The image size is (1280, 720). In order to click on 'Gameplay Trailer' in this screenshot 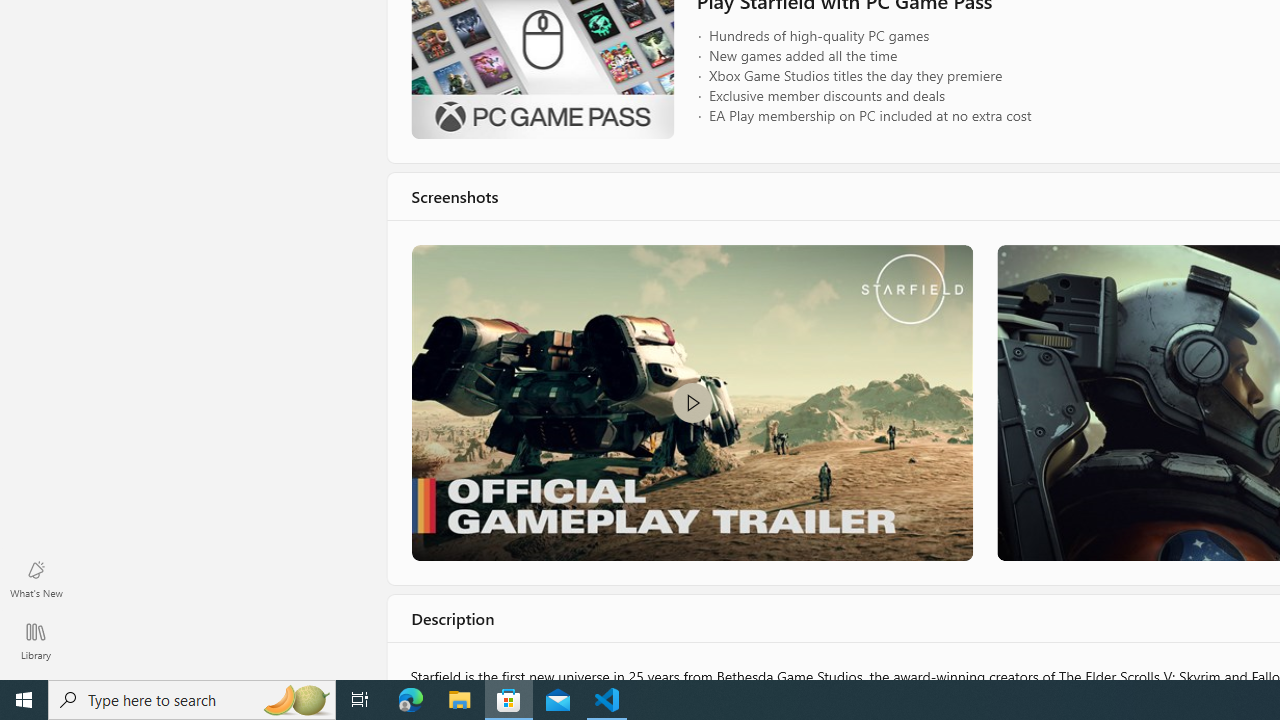, I will do `click(691, 402)`.